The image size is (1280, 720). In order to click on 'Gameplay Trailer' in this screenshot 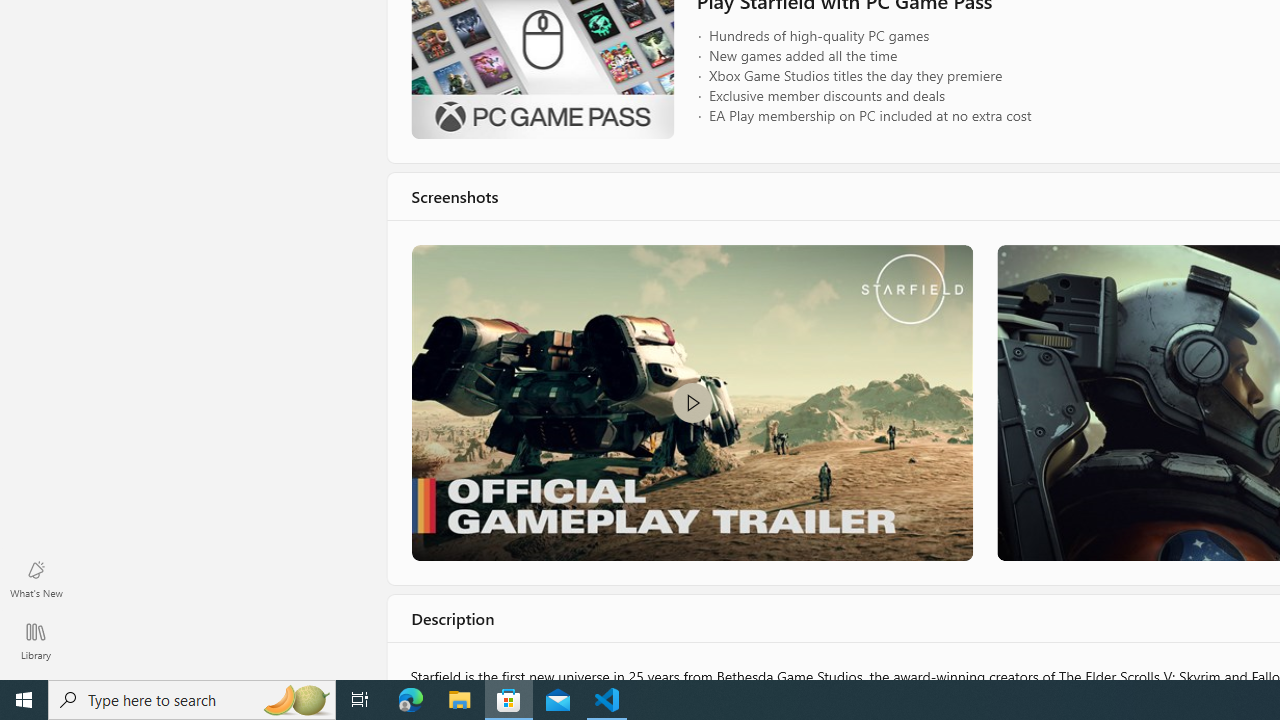, I will do `click(691, 402)`.